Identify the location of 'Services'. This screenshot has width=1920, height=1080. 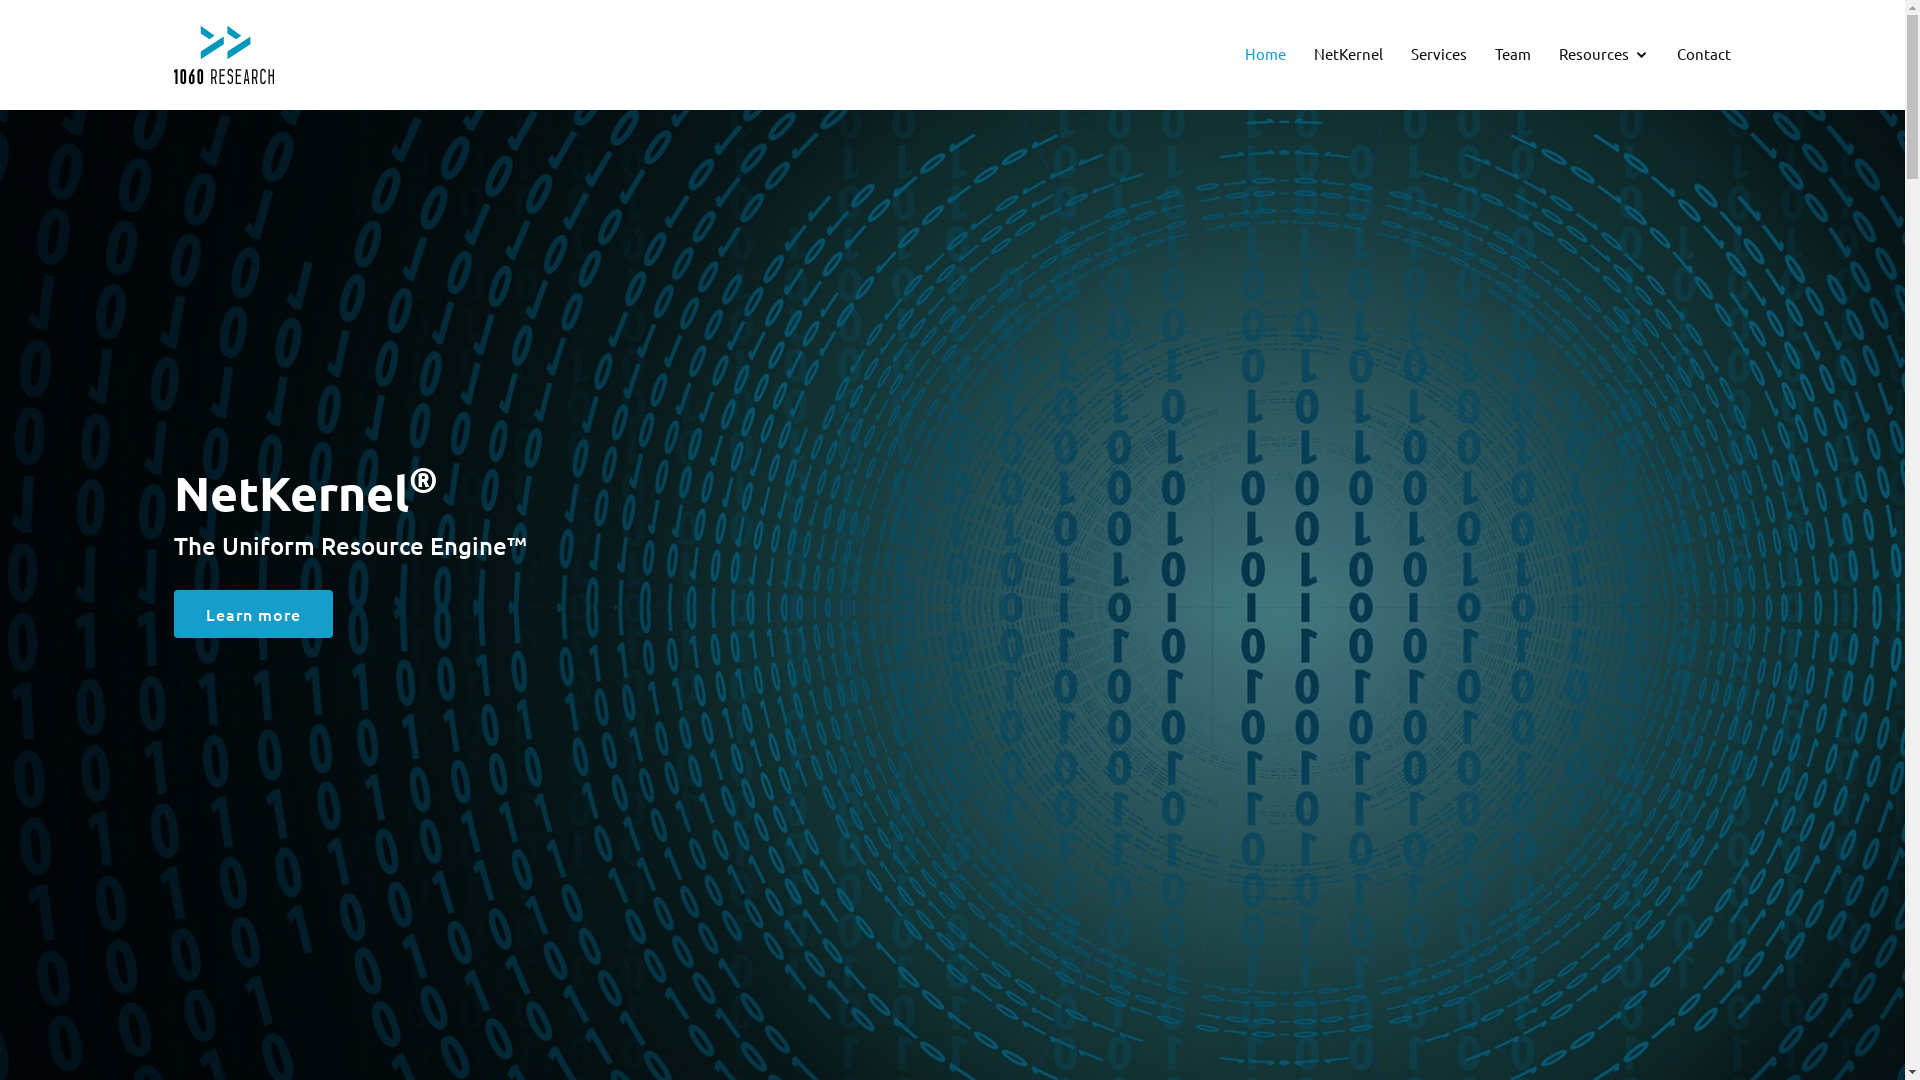
(1438, 53).